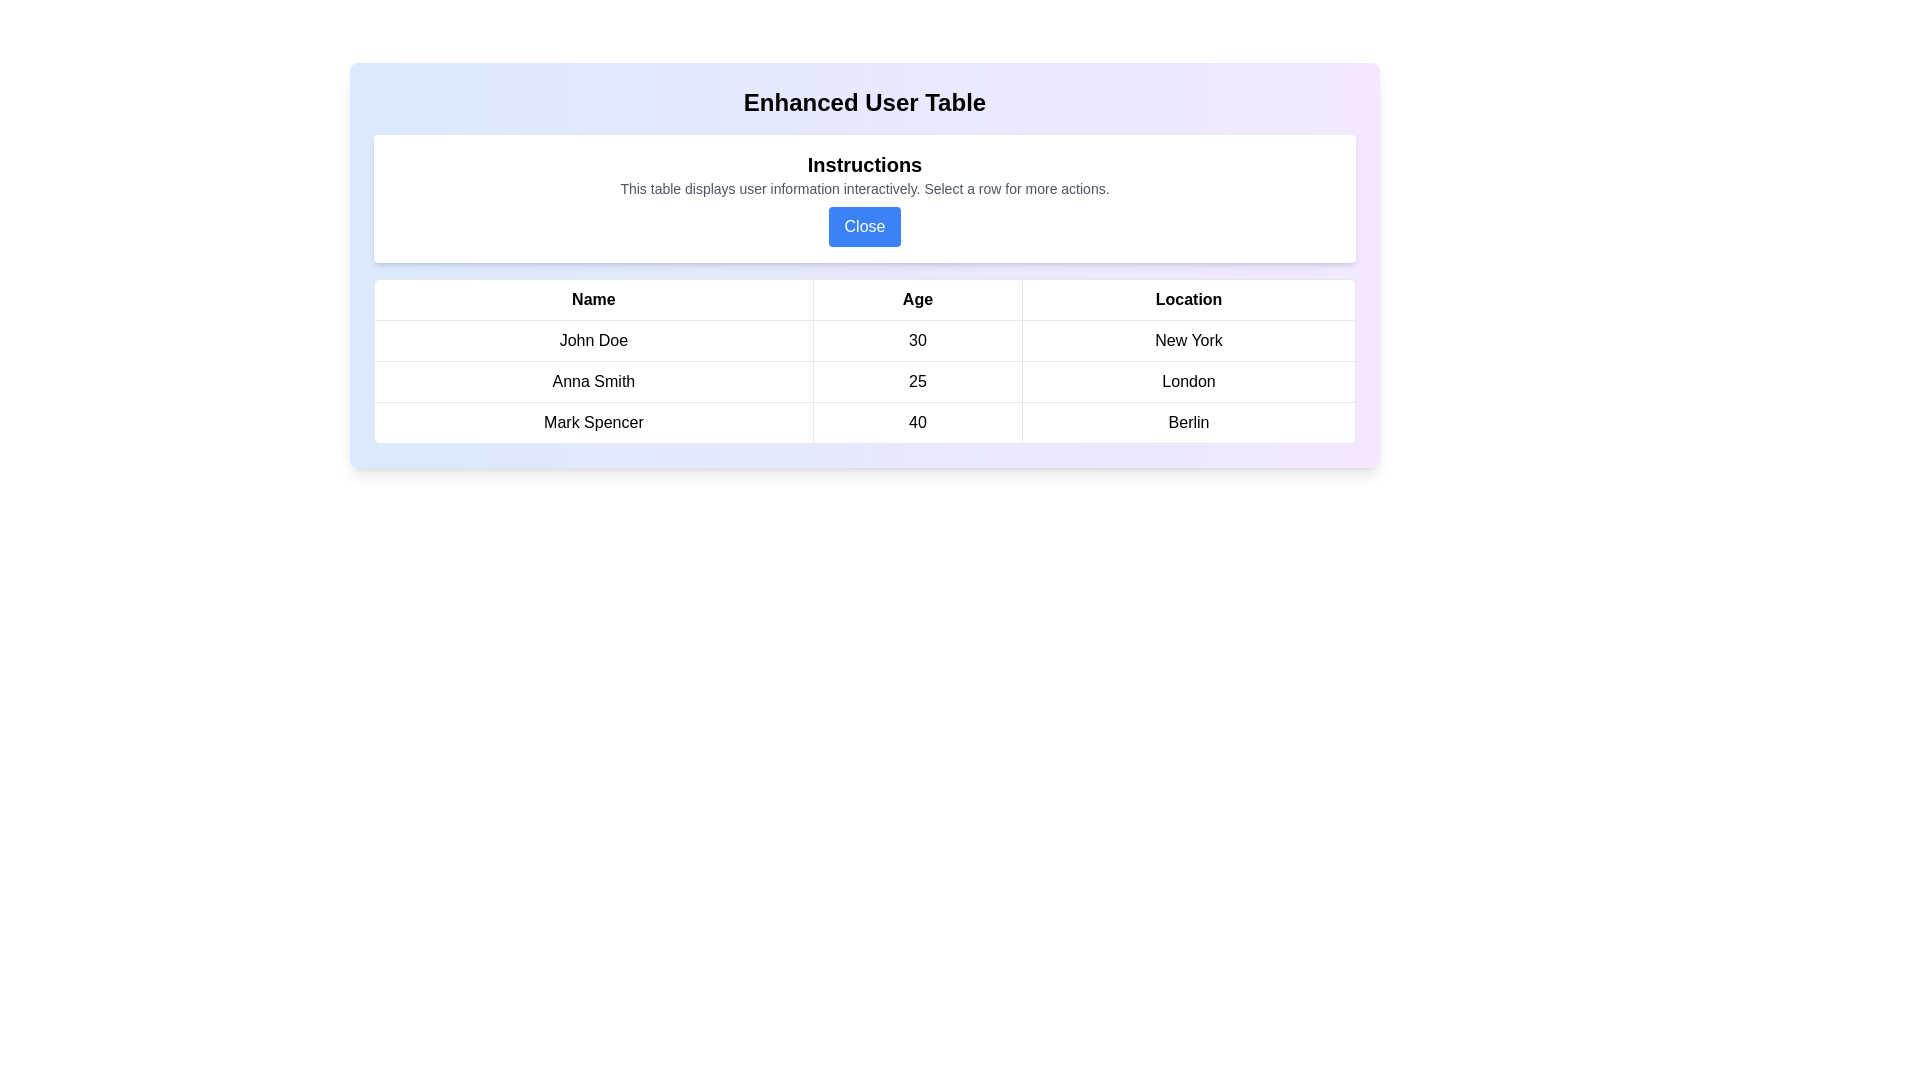 The image size is (1920, 1080). What do you see at coordinates (864, 381) in the screenshot?
I see `the second row of the user details table displaying 'Anna Smith', '25', and 'London'` at bounding box center [864, 381].